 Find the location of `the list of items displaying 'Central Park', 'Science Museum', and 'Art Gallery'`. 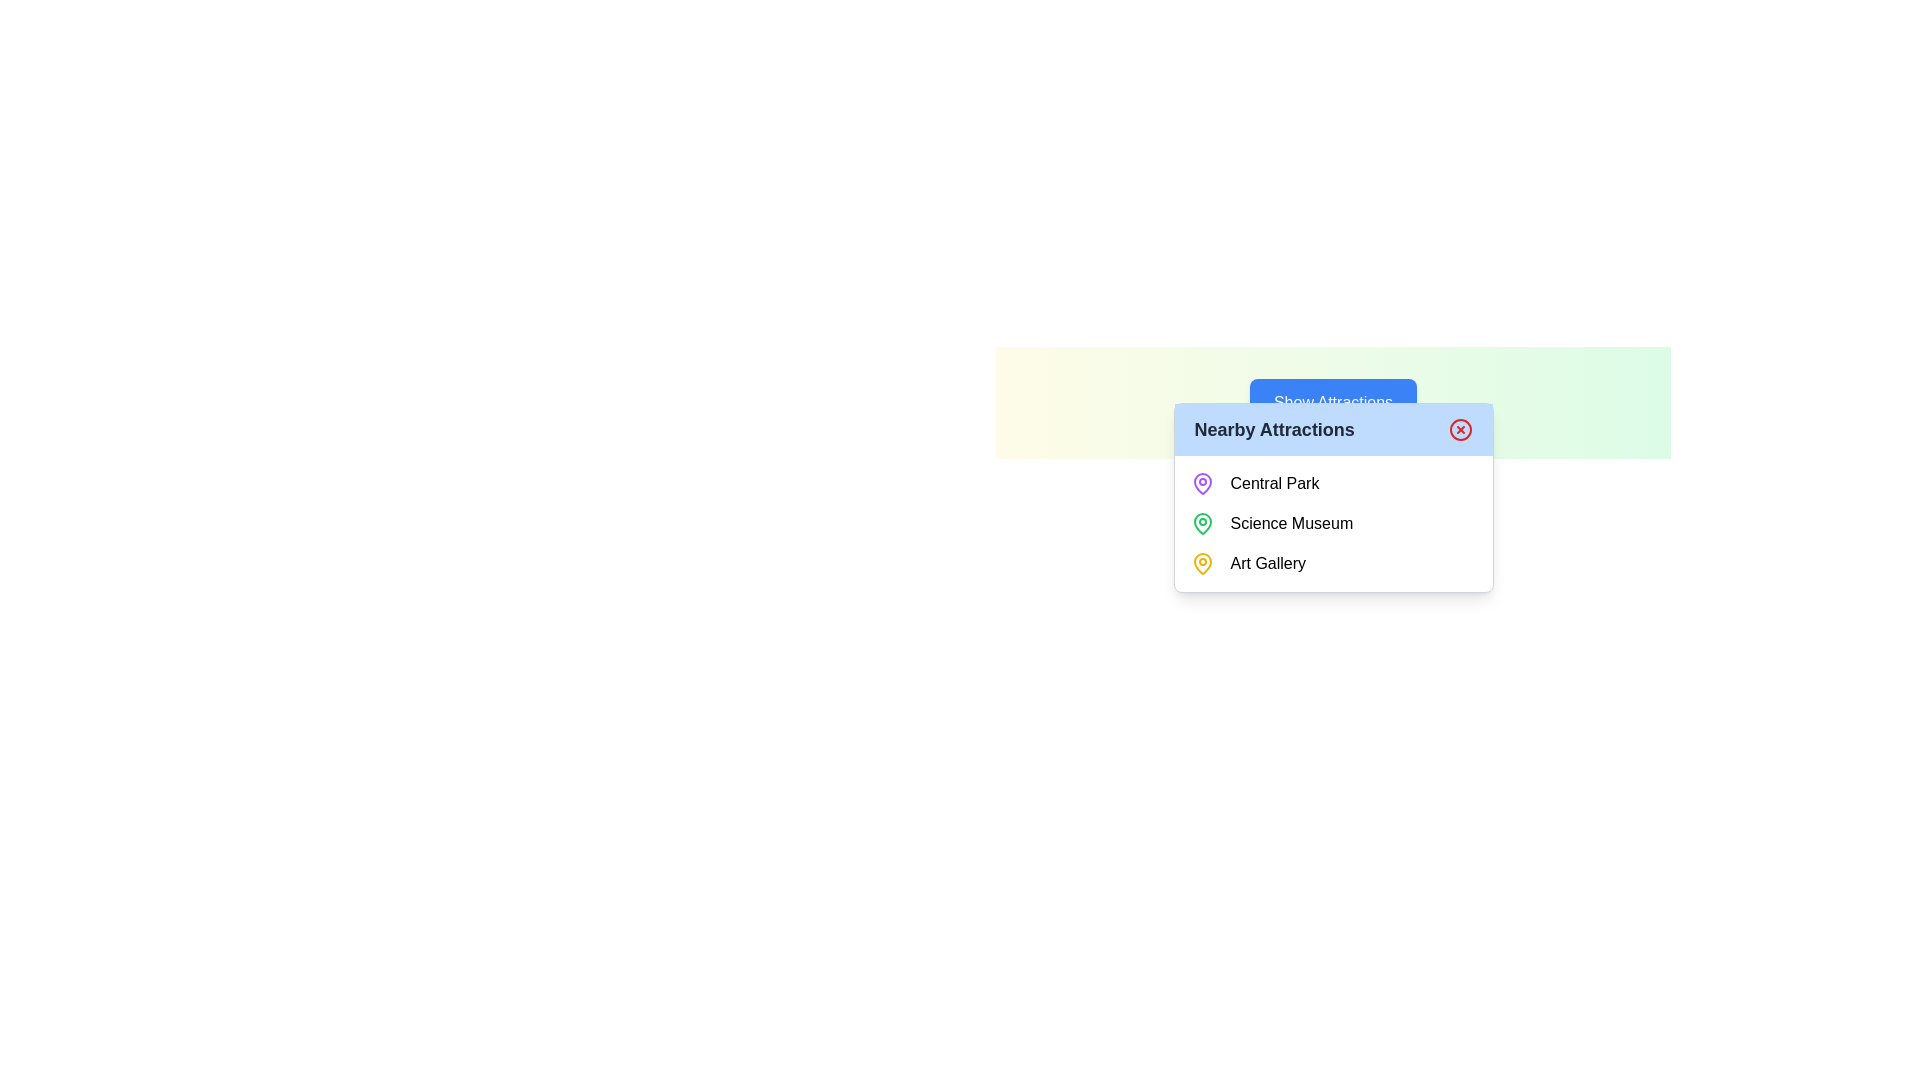

the list of items displaying 'Central Park', 'Science Museum', and 'Art Gallery' is located at coordinates (1333, 523).